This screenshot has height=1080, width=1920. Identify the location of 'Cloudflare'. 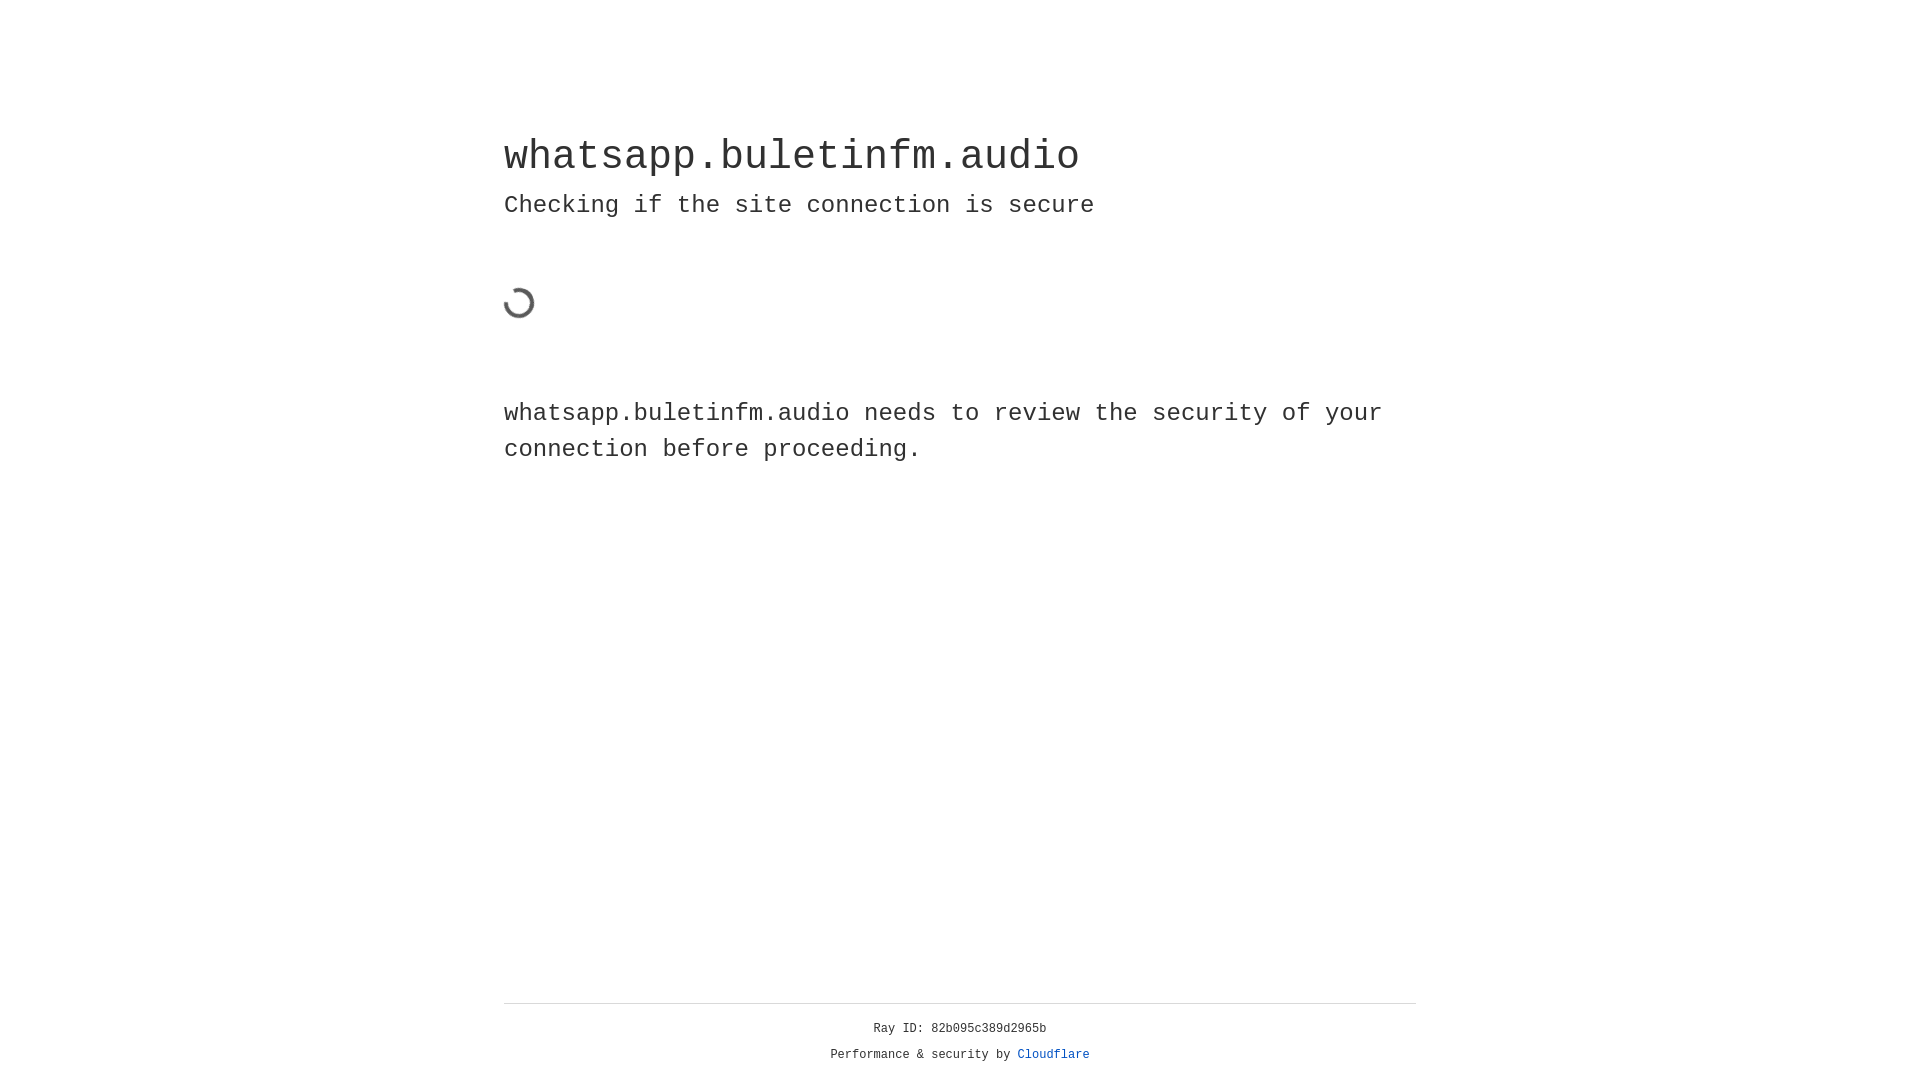
(1053, 1054).